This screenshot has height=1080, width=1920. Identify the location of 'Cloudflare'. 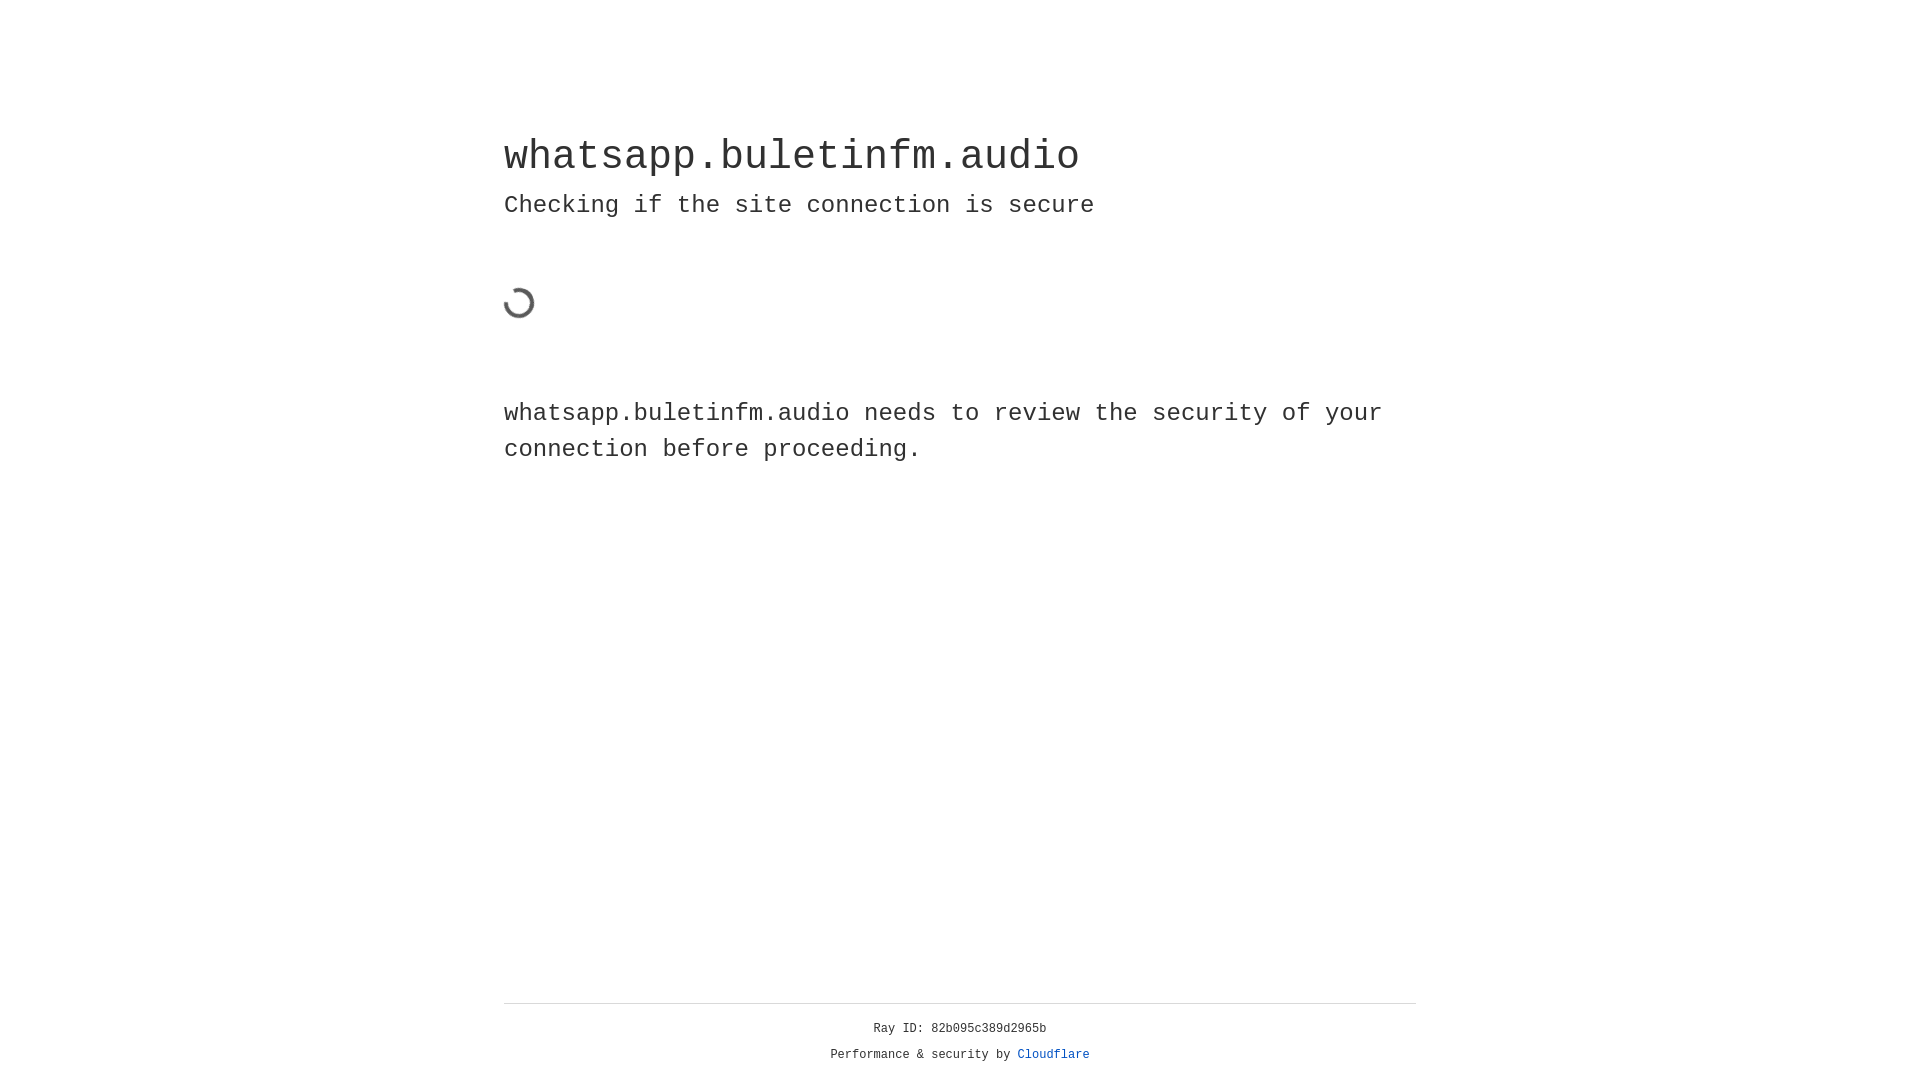
(1053, 1054).